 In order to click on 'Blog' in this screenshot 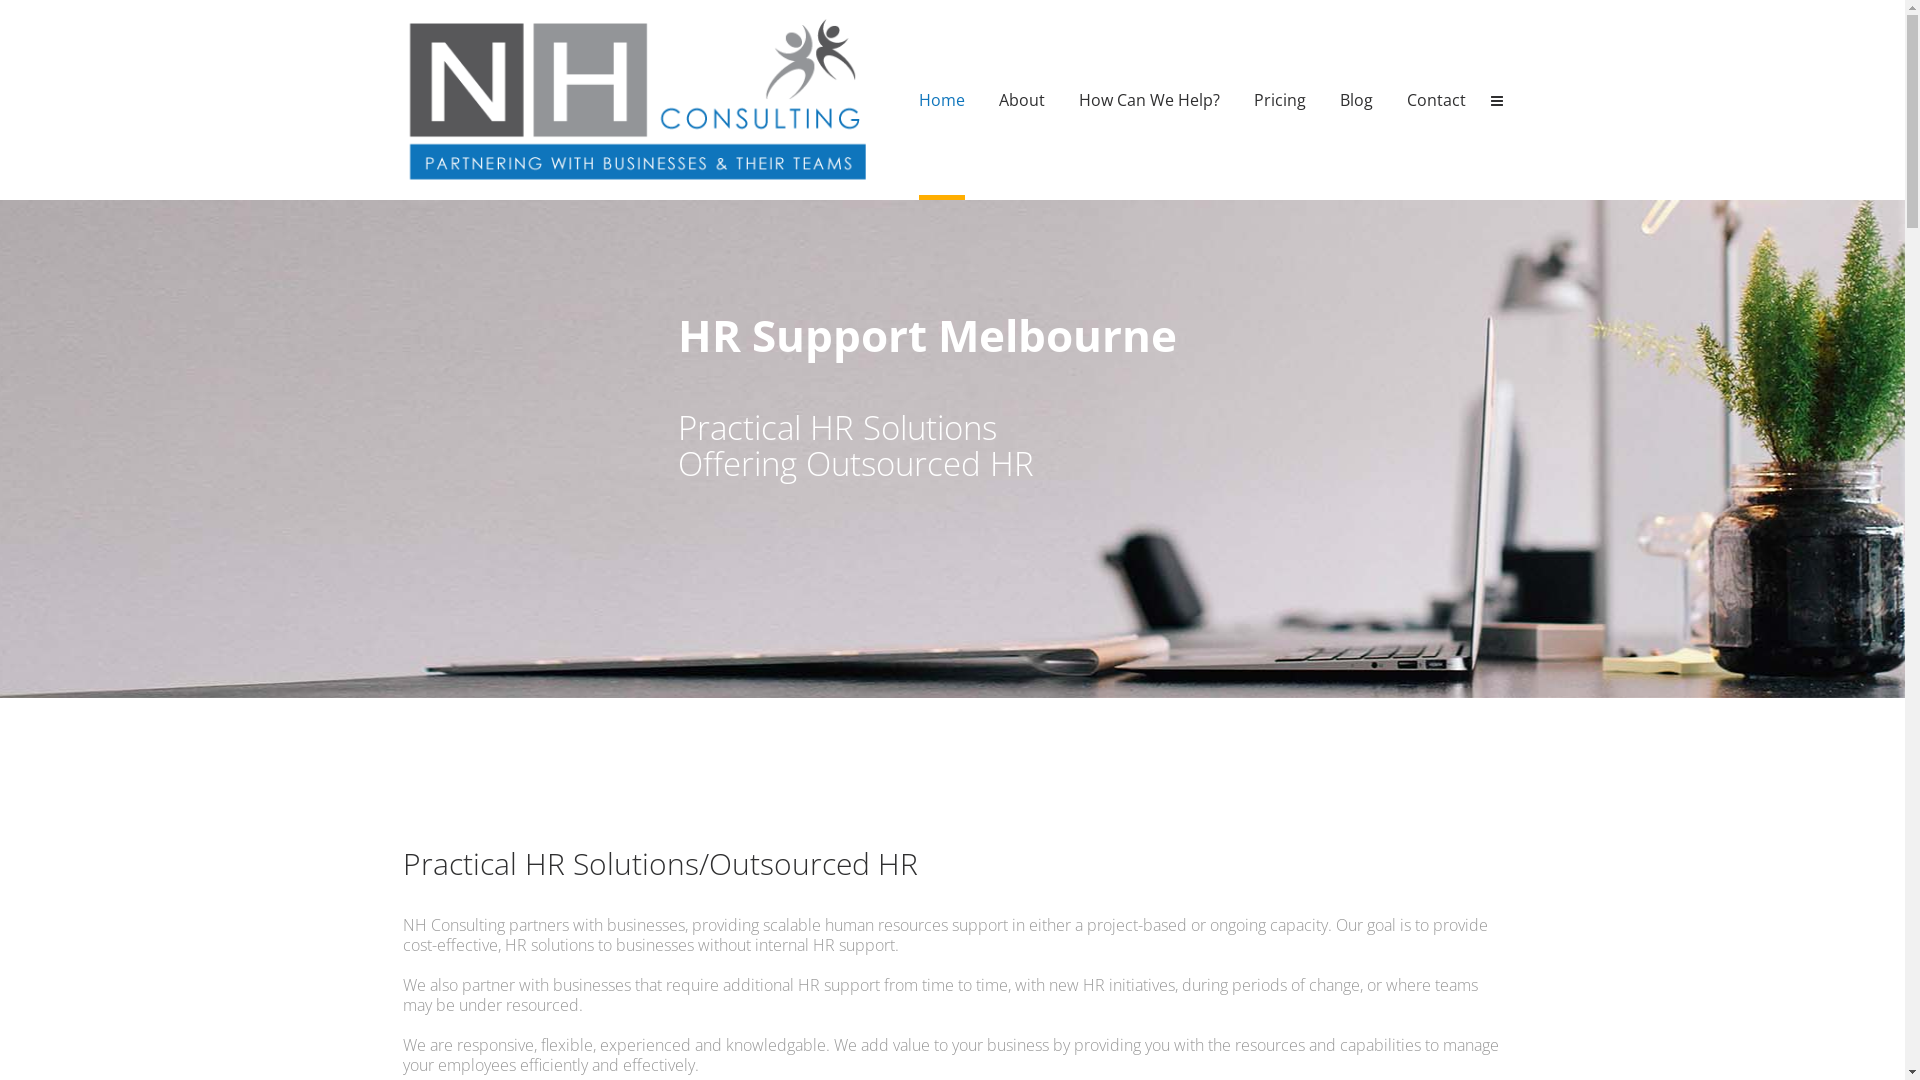, I will do `click(1356, 100)`.